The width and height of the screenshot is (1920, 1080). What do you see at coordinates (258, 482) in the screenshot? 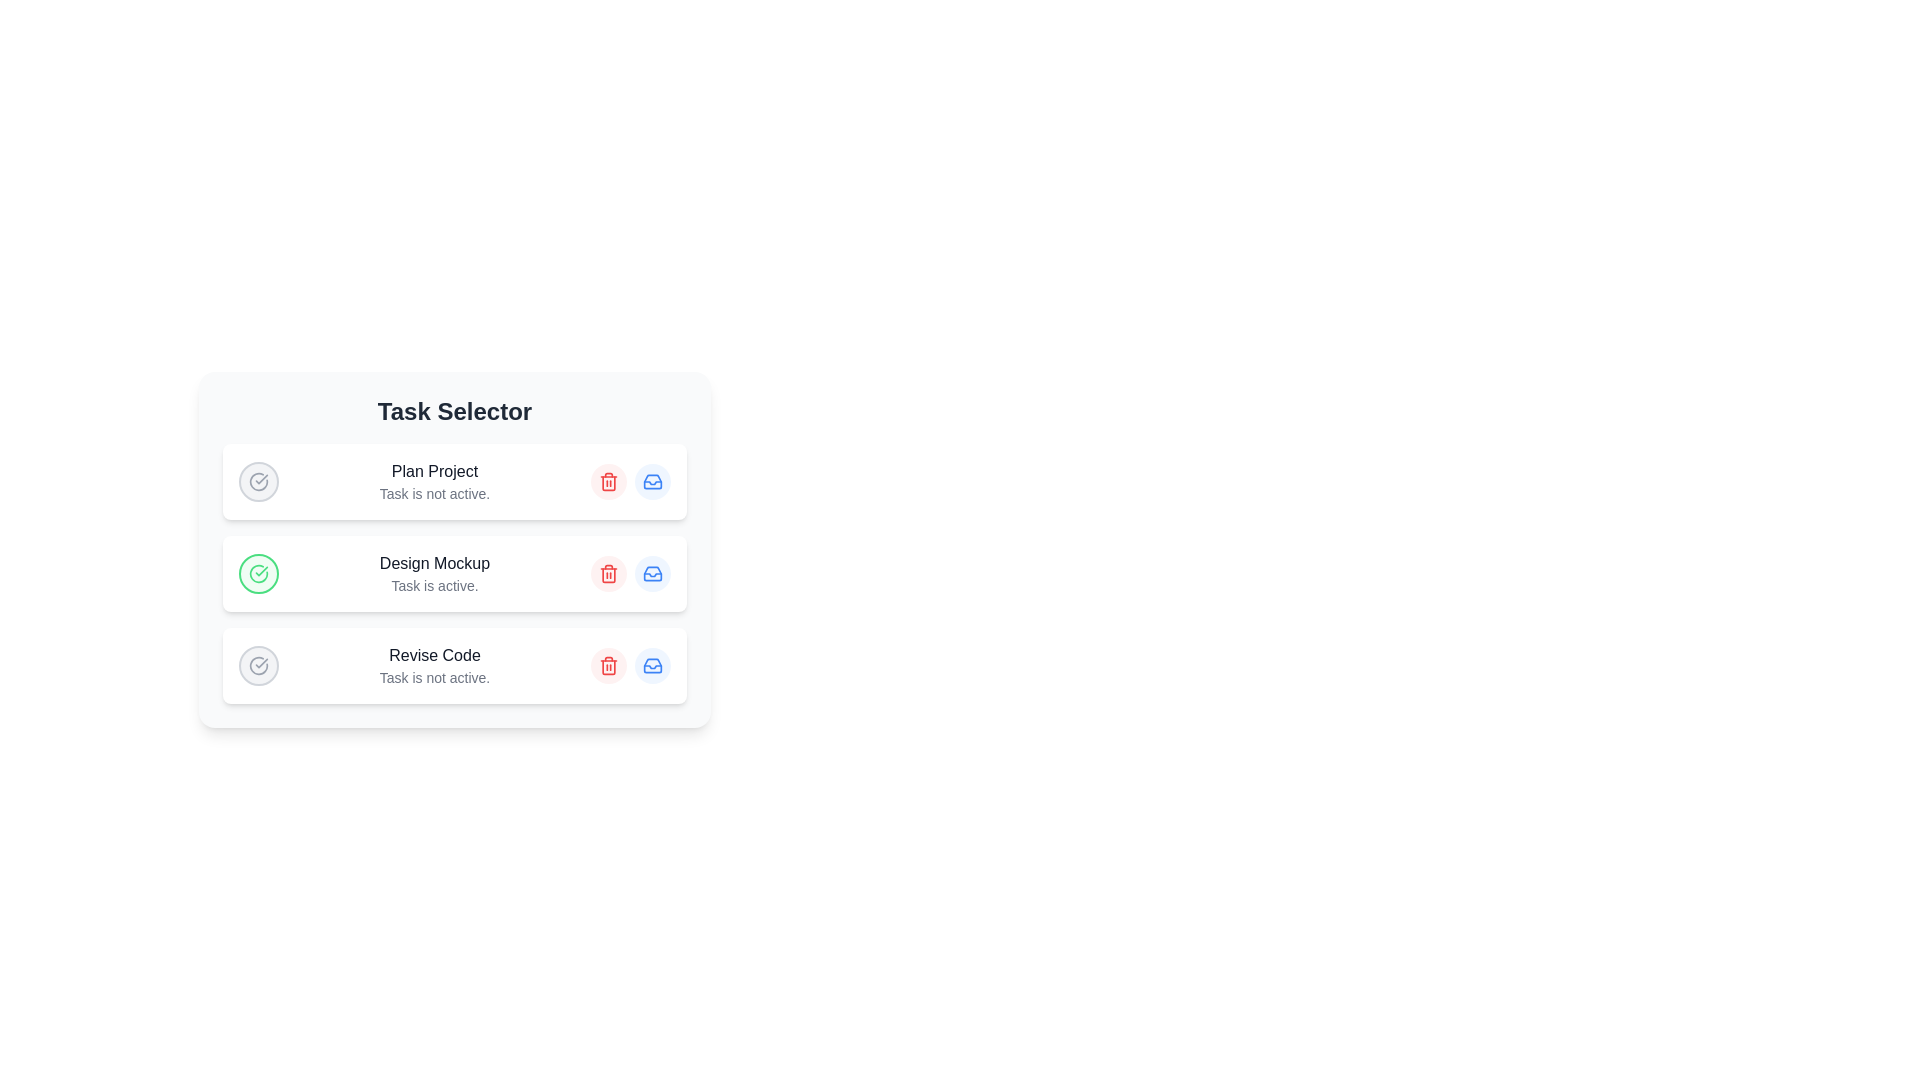
I see `the second icon in the left column of the 'Task Selector' section's second row` at bounding box center [258, 482].